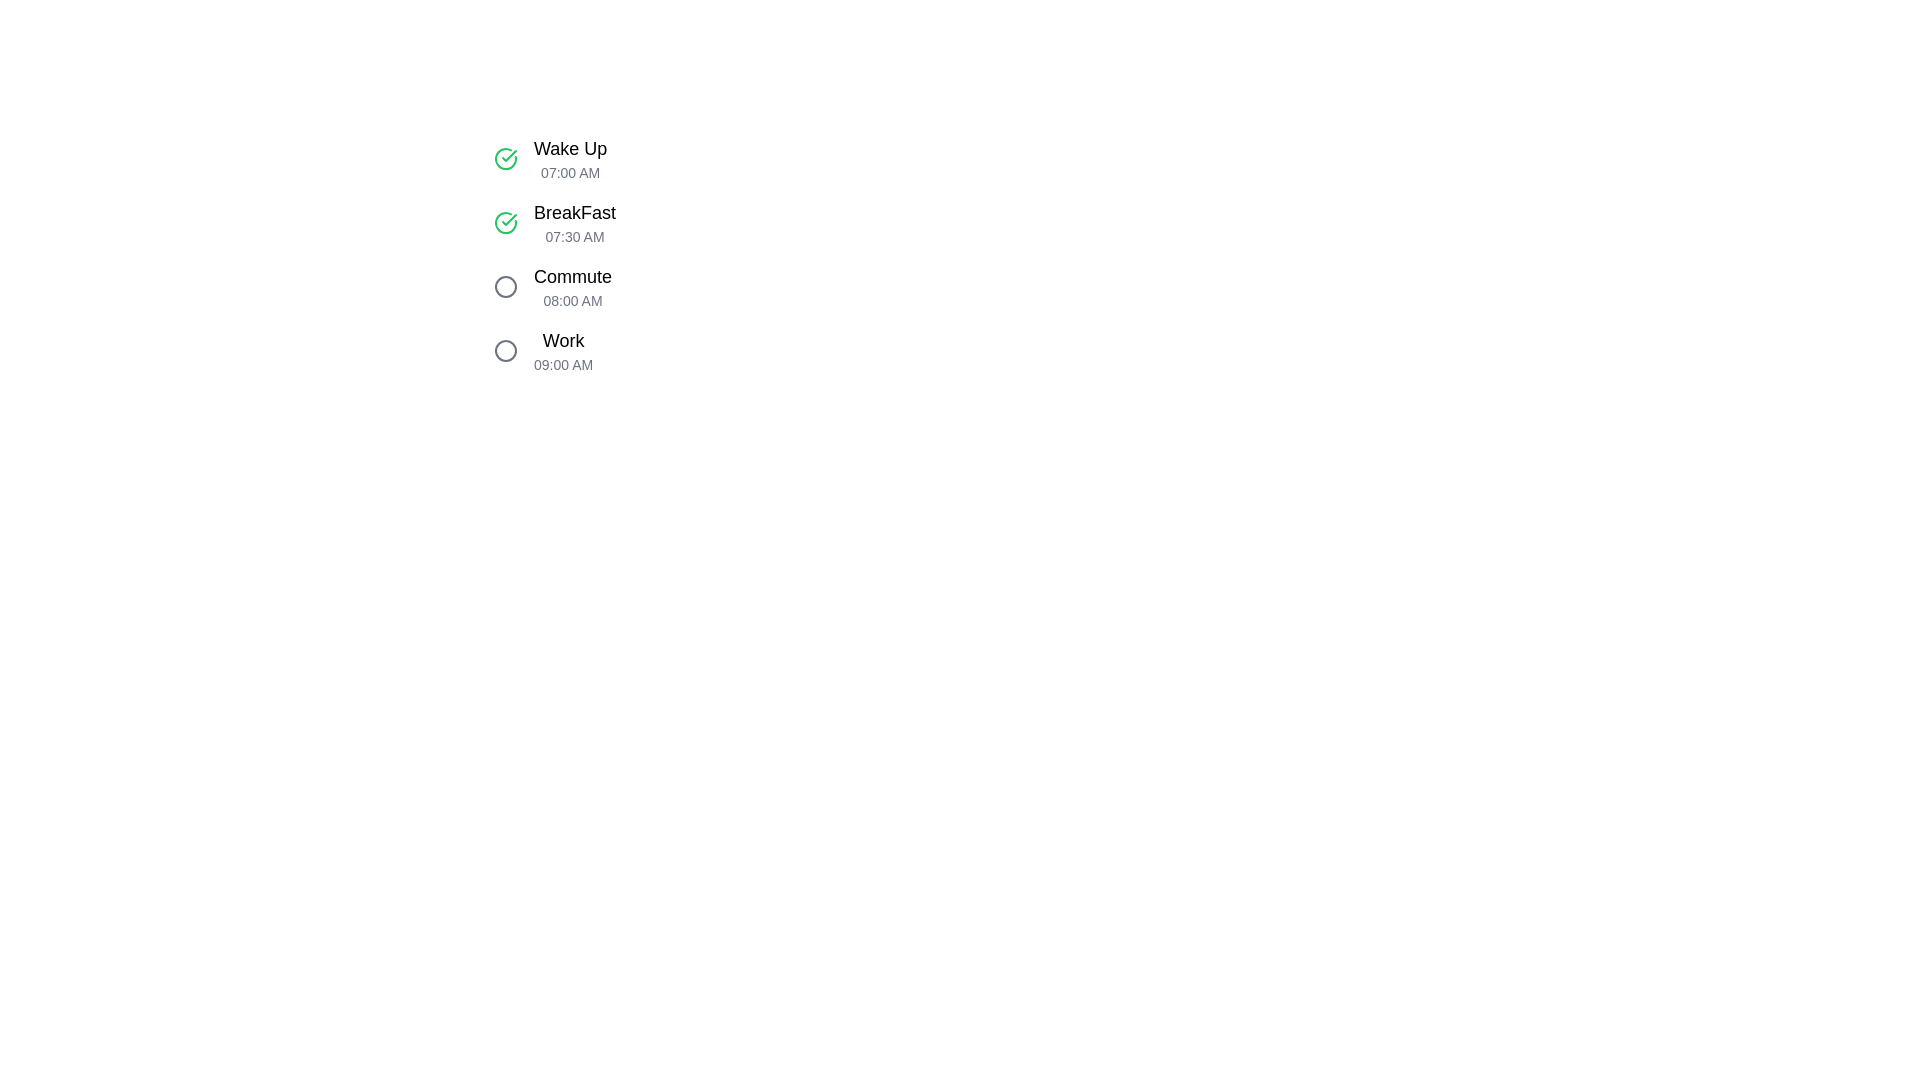 This screenshot has height=1080, width=1920. I want to click on text from the 'BreakFast' label which is positioned below the 'Wake Up' label and above the '07:30 AM' text, so click(574, 212).